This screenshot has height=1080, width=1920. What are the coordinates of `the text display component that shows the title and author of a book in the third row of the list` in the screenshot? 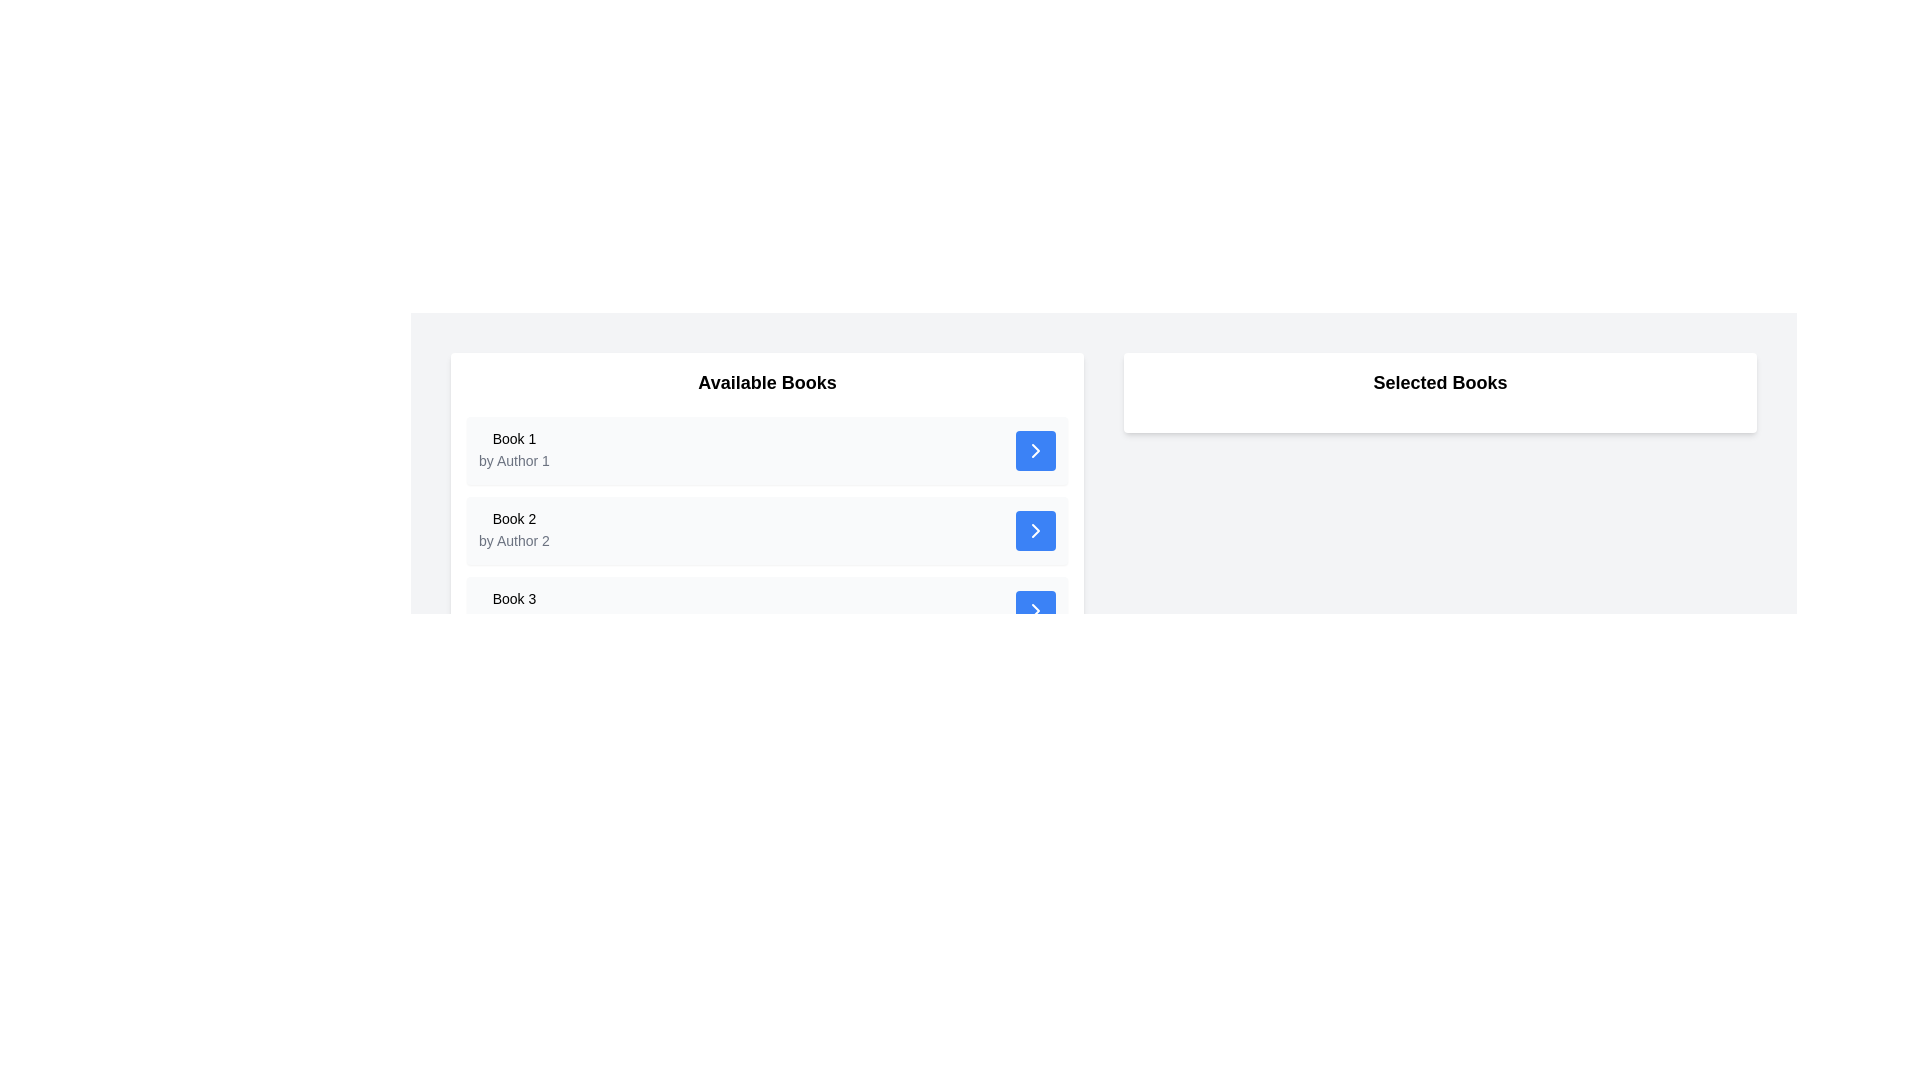 It's located at (514, 609).